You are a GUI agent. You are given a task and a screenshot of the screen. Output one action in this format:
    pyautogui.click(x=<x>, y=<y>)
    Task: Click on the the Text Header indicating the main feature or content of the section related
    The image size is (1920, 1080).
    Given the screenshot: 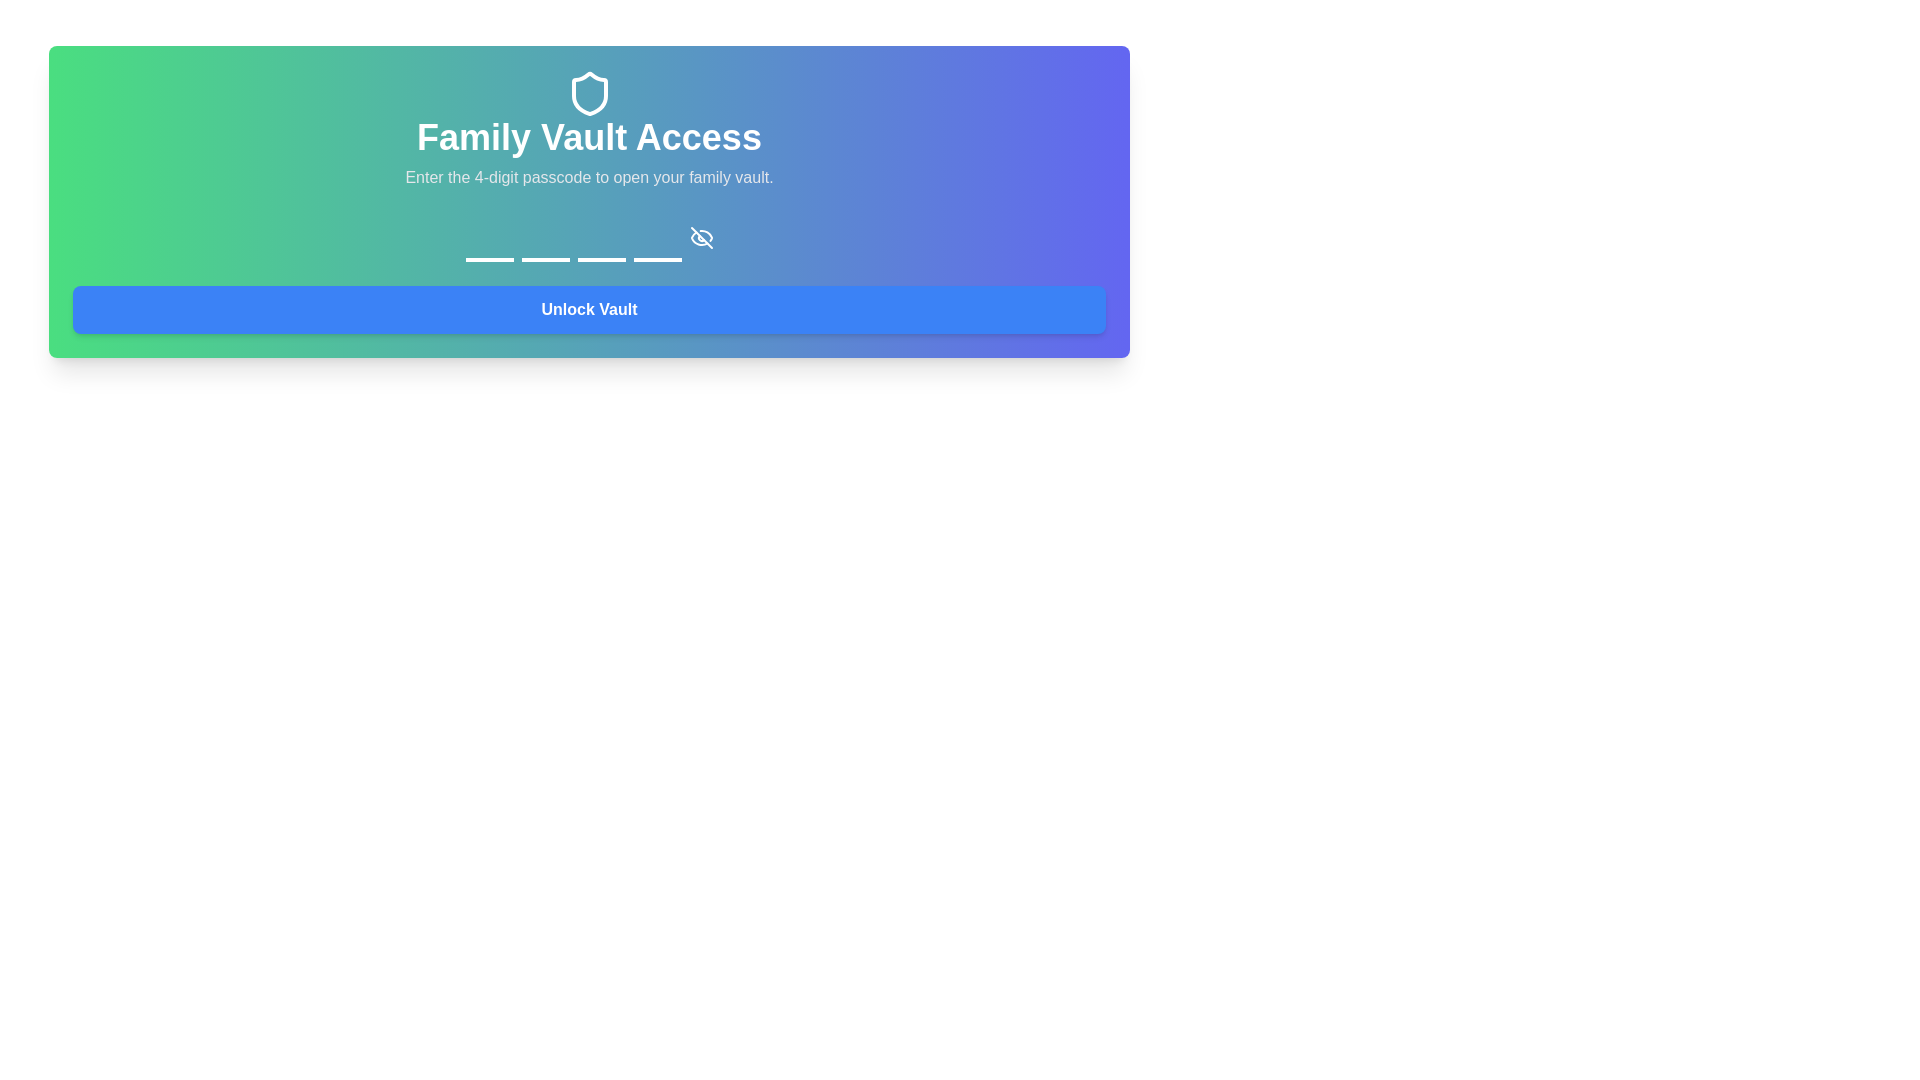 What is the action you would take?
    pyautogui.click(x=588, y=137)
    